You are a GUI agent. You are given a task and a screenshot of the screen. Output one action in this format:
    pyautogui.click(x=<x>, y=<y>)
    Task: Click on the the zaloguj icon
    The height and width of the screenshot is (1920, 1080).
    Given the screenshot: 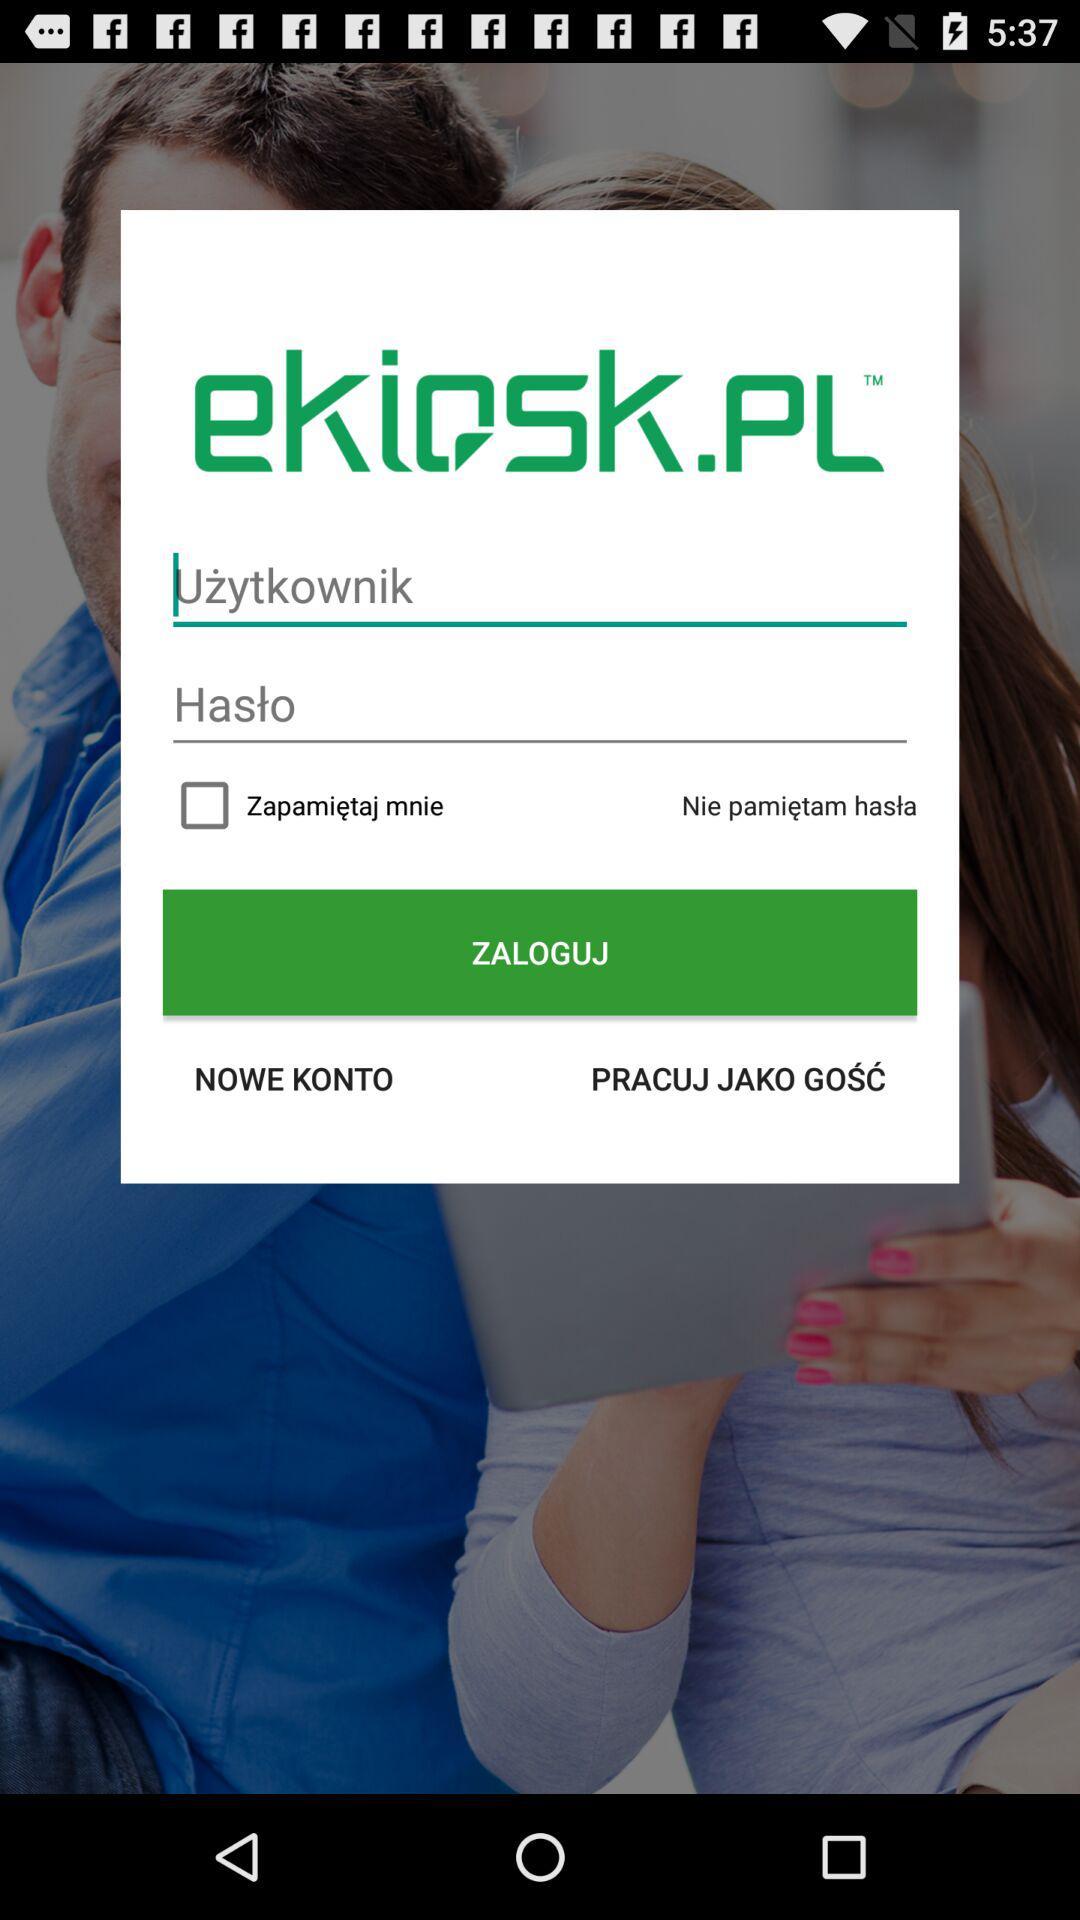 What is the action you would take?
    pyautogui.click(x=540, y=951)
    